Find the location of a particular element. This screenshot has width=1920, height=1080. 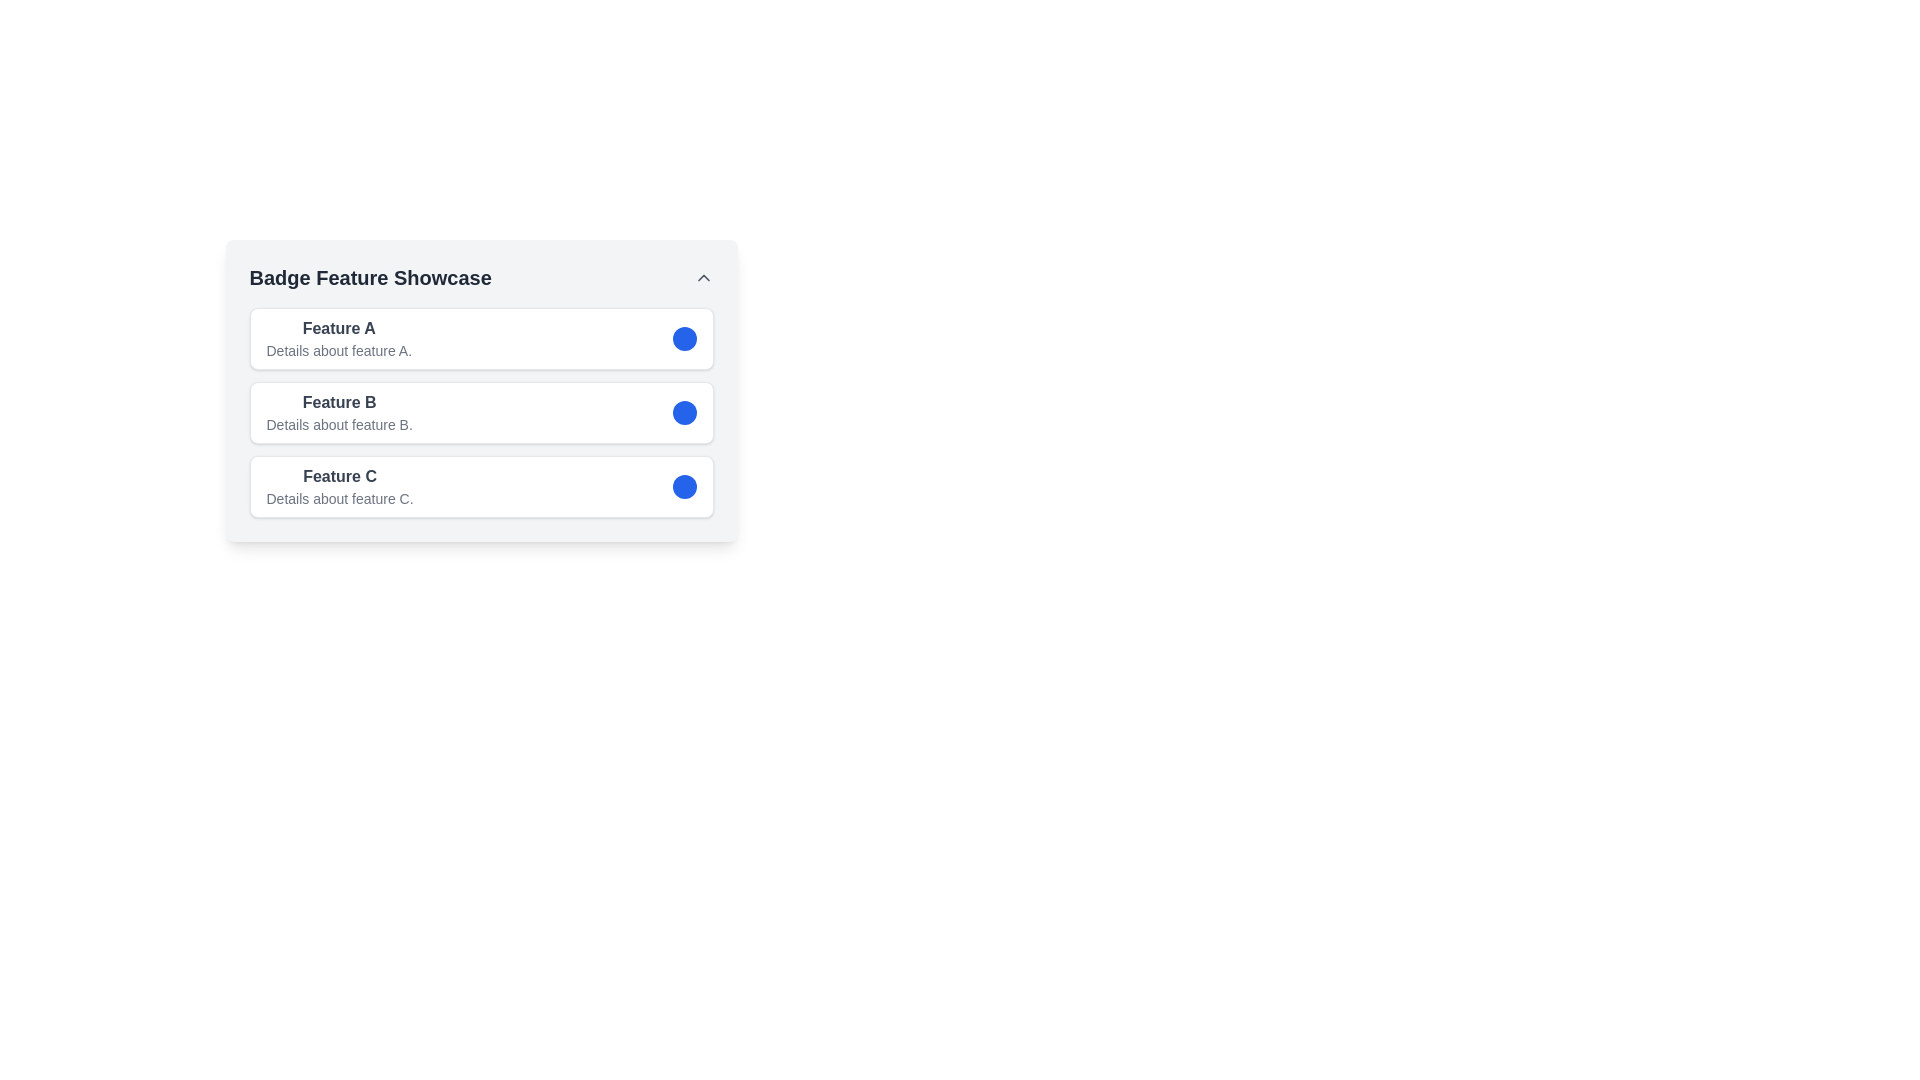

the Text block labeled 'Feature A' which includes a bold title and smaller descriptive text, positioned at the top of a vertically stacked list is located at coordinates (339, 338).